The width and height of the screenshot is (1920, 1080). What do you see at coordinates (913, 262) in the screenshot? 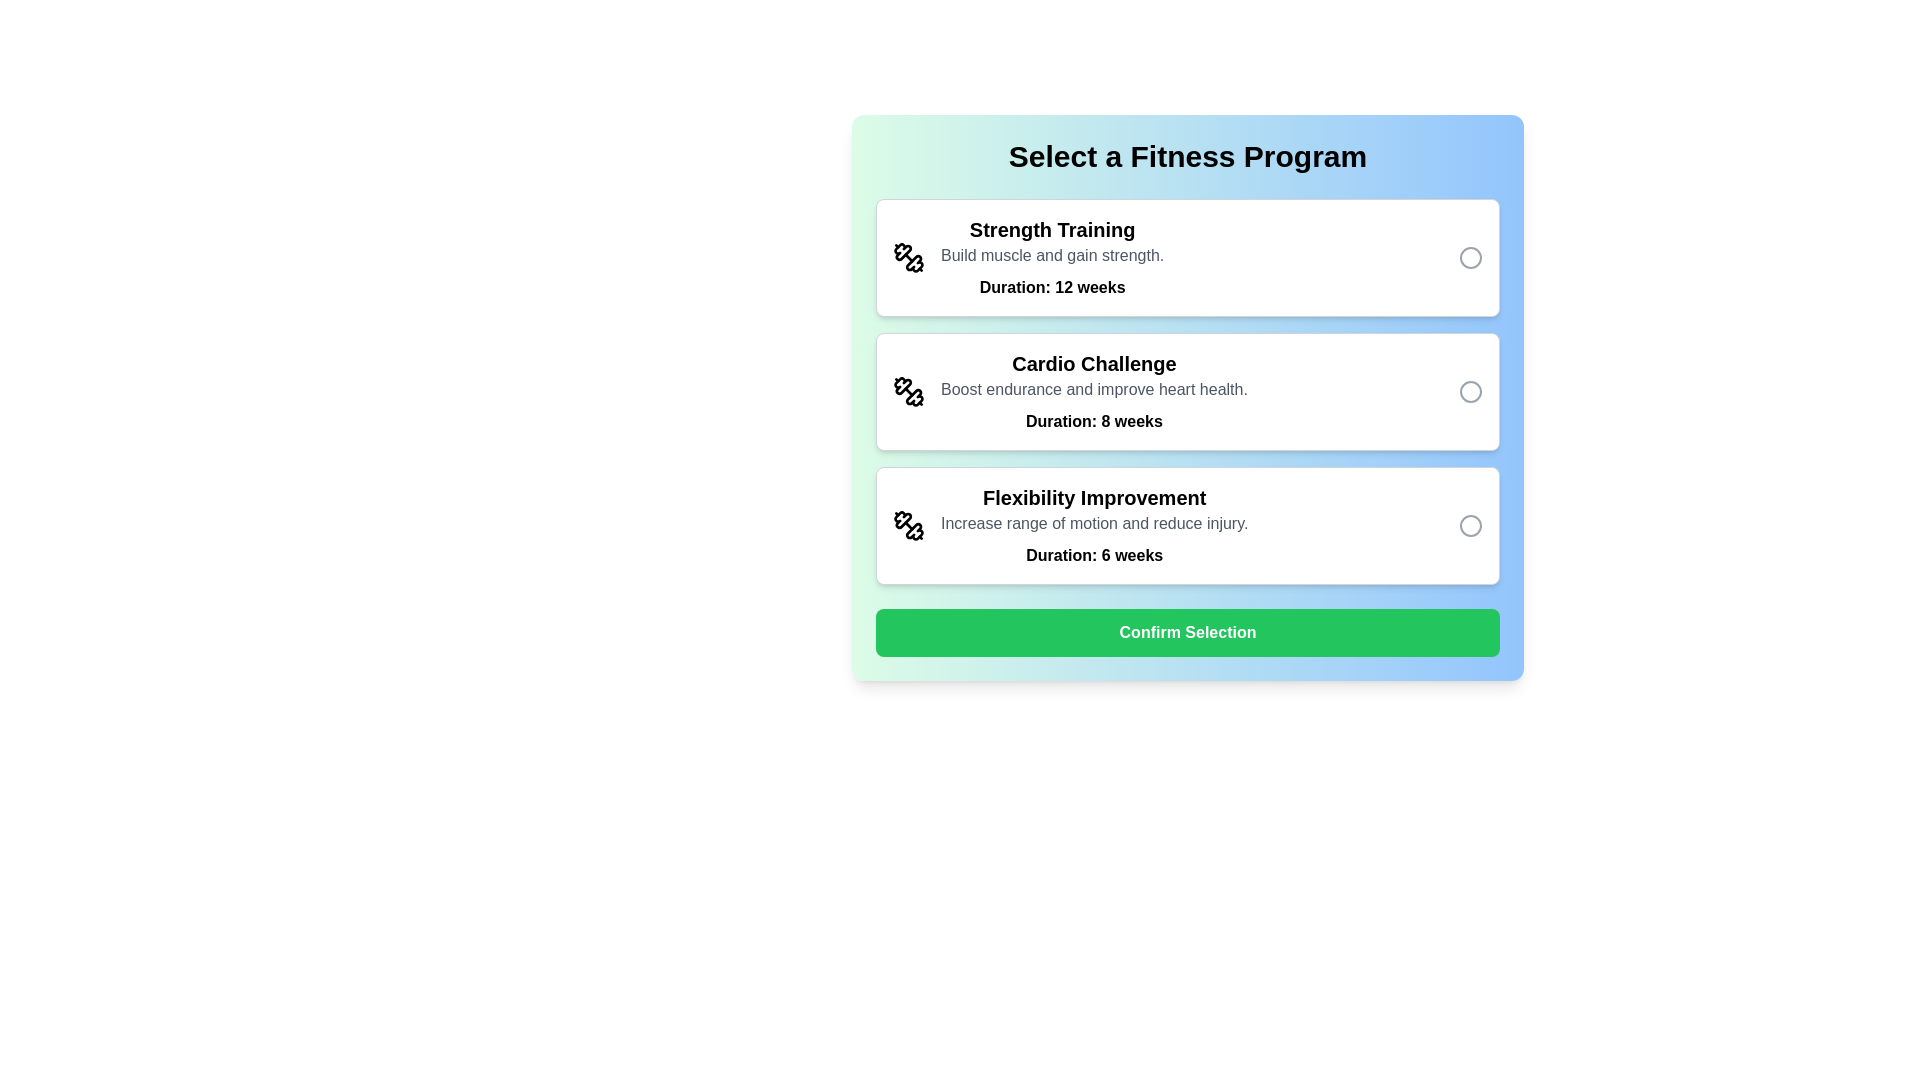
I see `the black icon resembling a stylized dumbbell design, which is located above the 'Strength Training' text within the Strength Training fitness program card` at bounding box center [913, 262].